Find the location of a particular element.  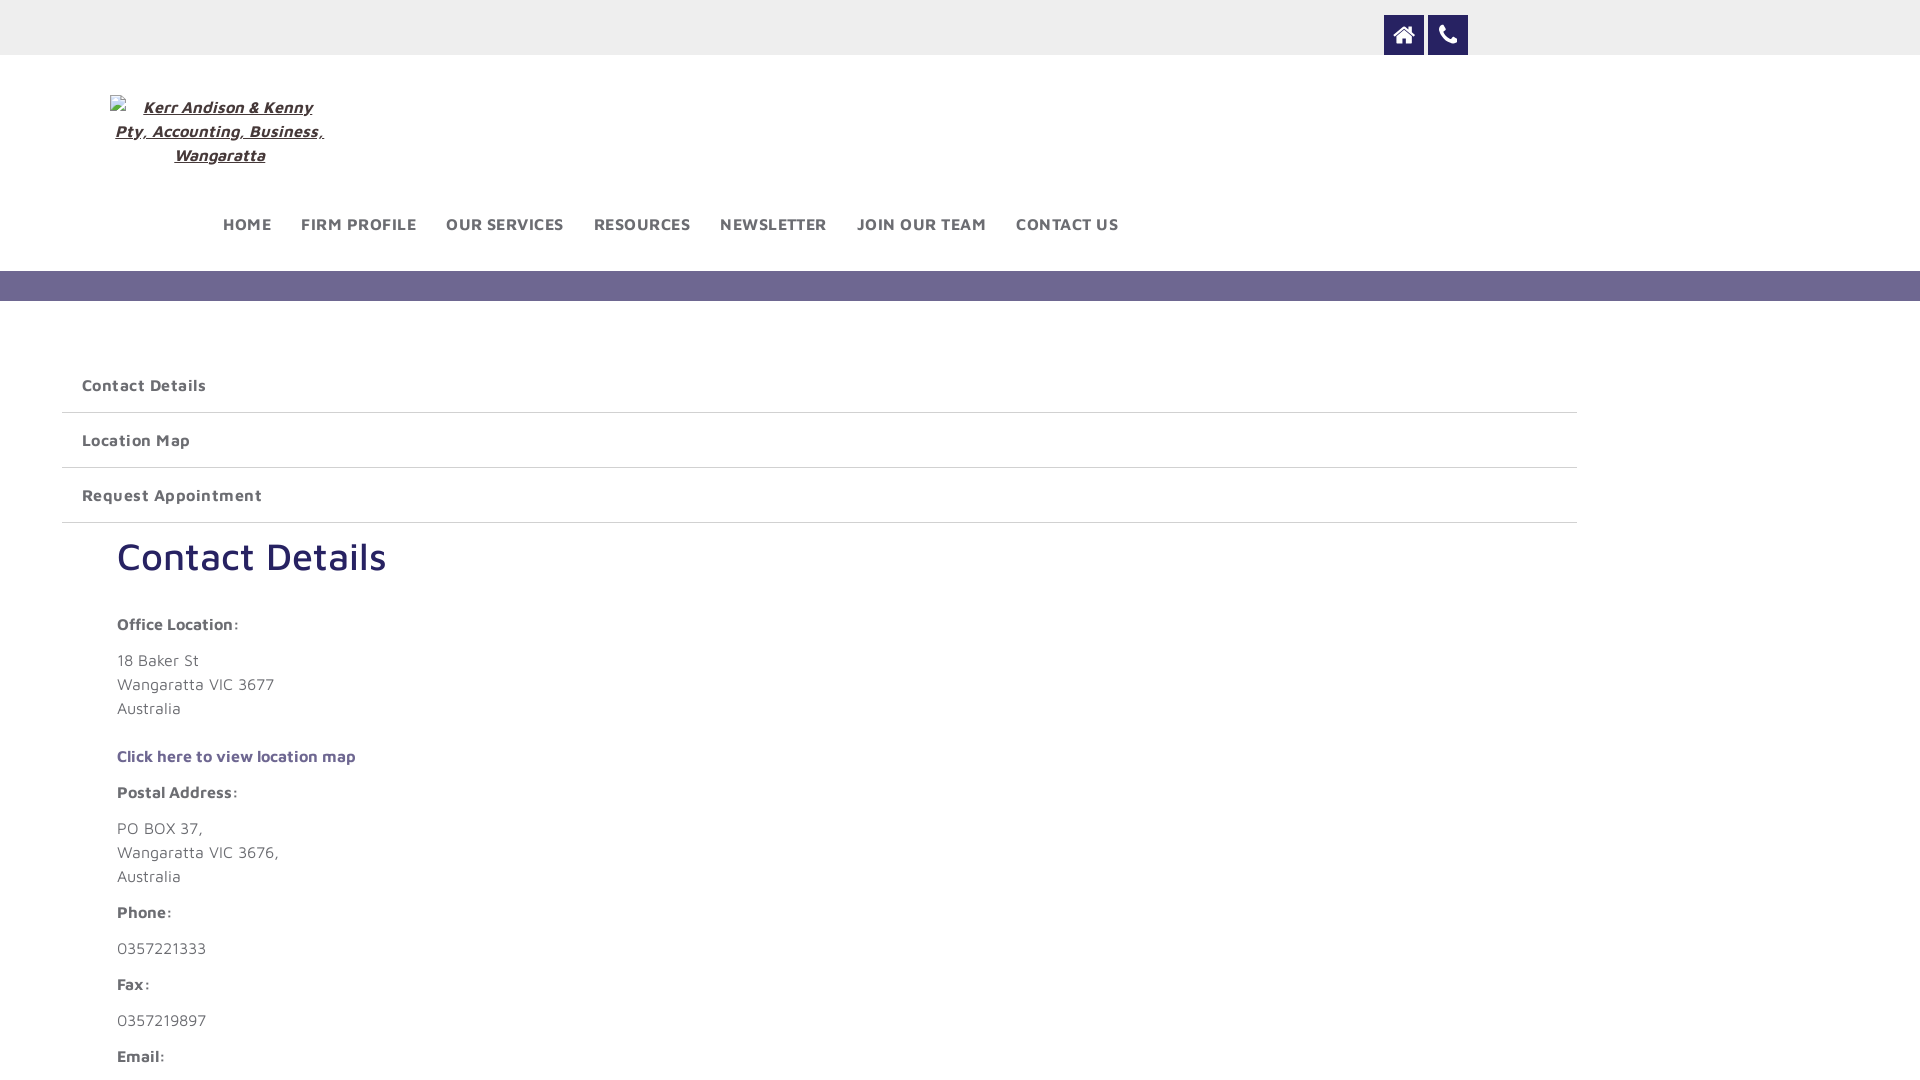

'home' is located at coordinates (1402, 34).